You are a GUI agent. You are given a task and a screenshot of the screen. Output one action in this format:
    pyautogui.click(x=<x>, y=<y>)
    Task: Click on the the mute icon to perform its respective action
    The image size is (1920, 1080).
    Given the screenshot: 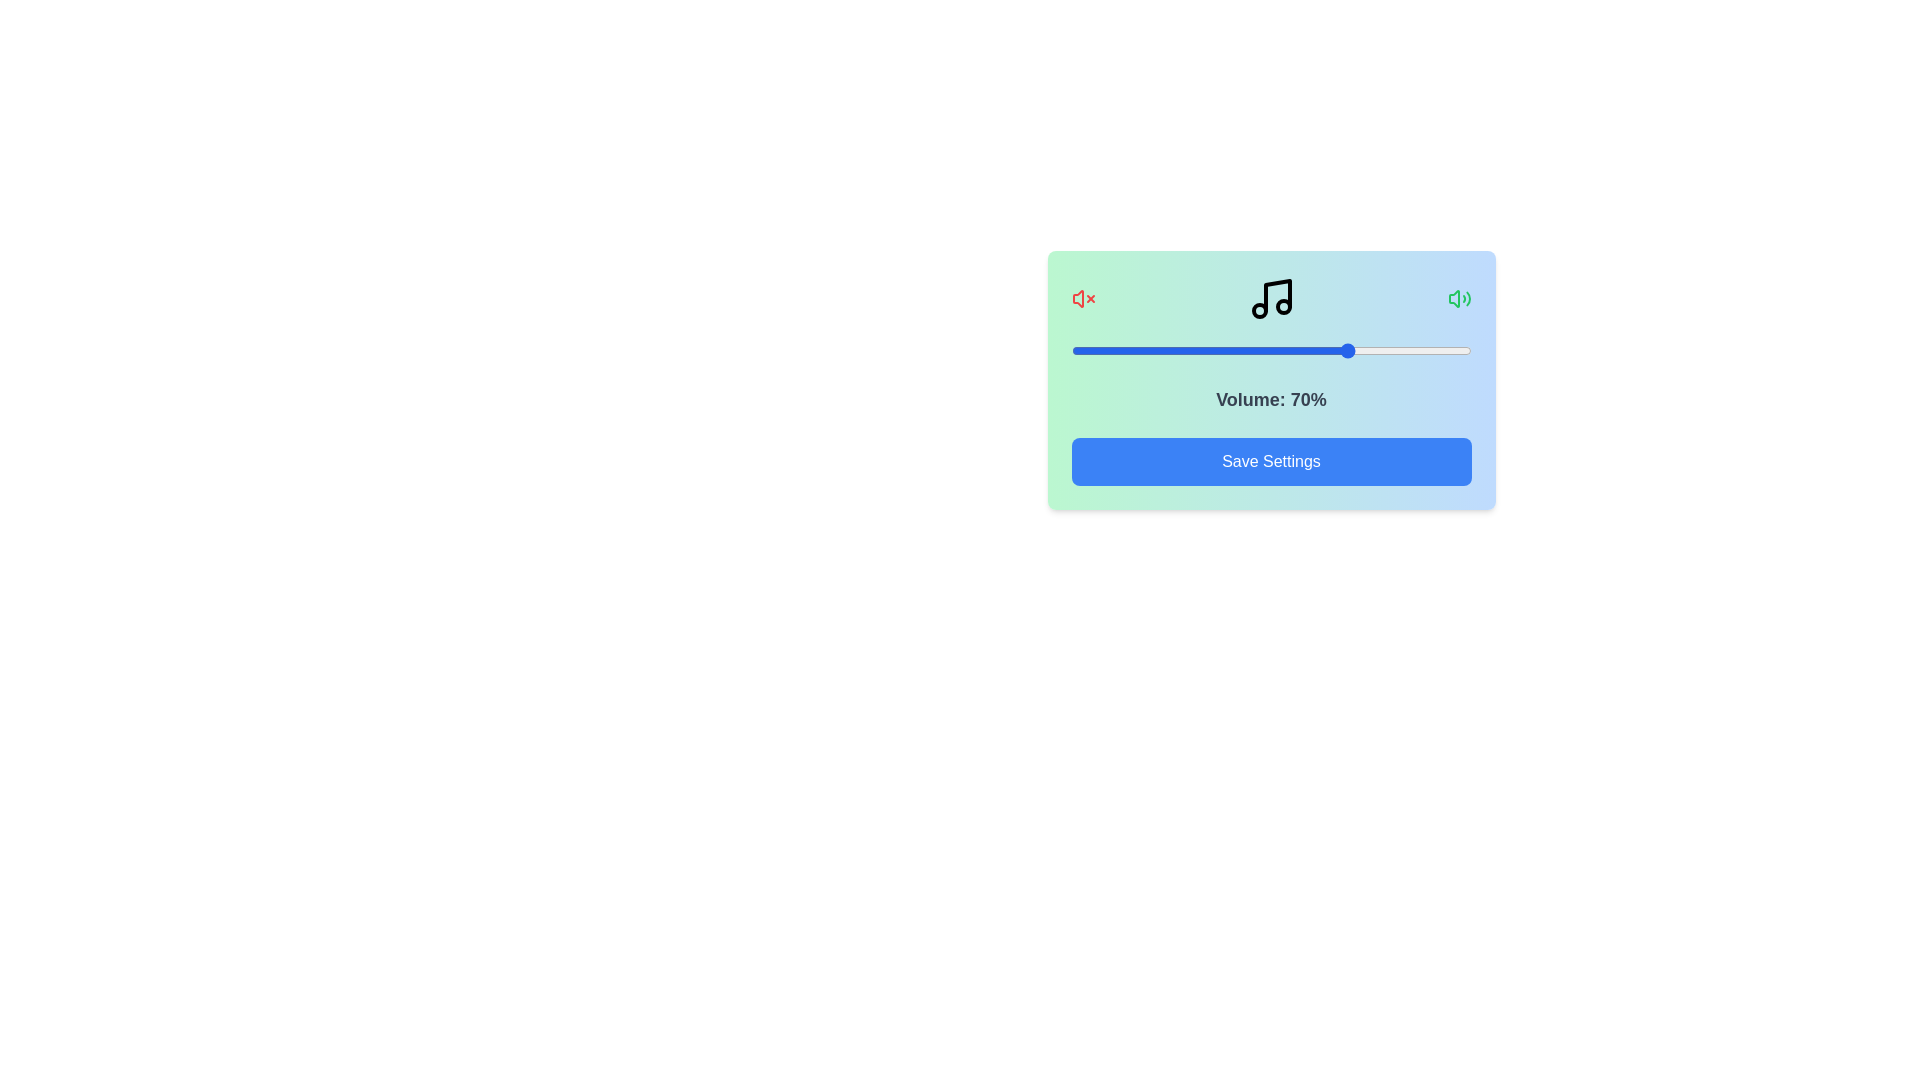 What is the action you would take?
    pyautogui.click(x=1082, y=299)
    